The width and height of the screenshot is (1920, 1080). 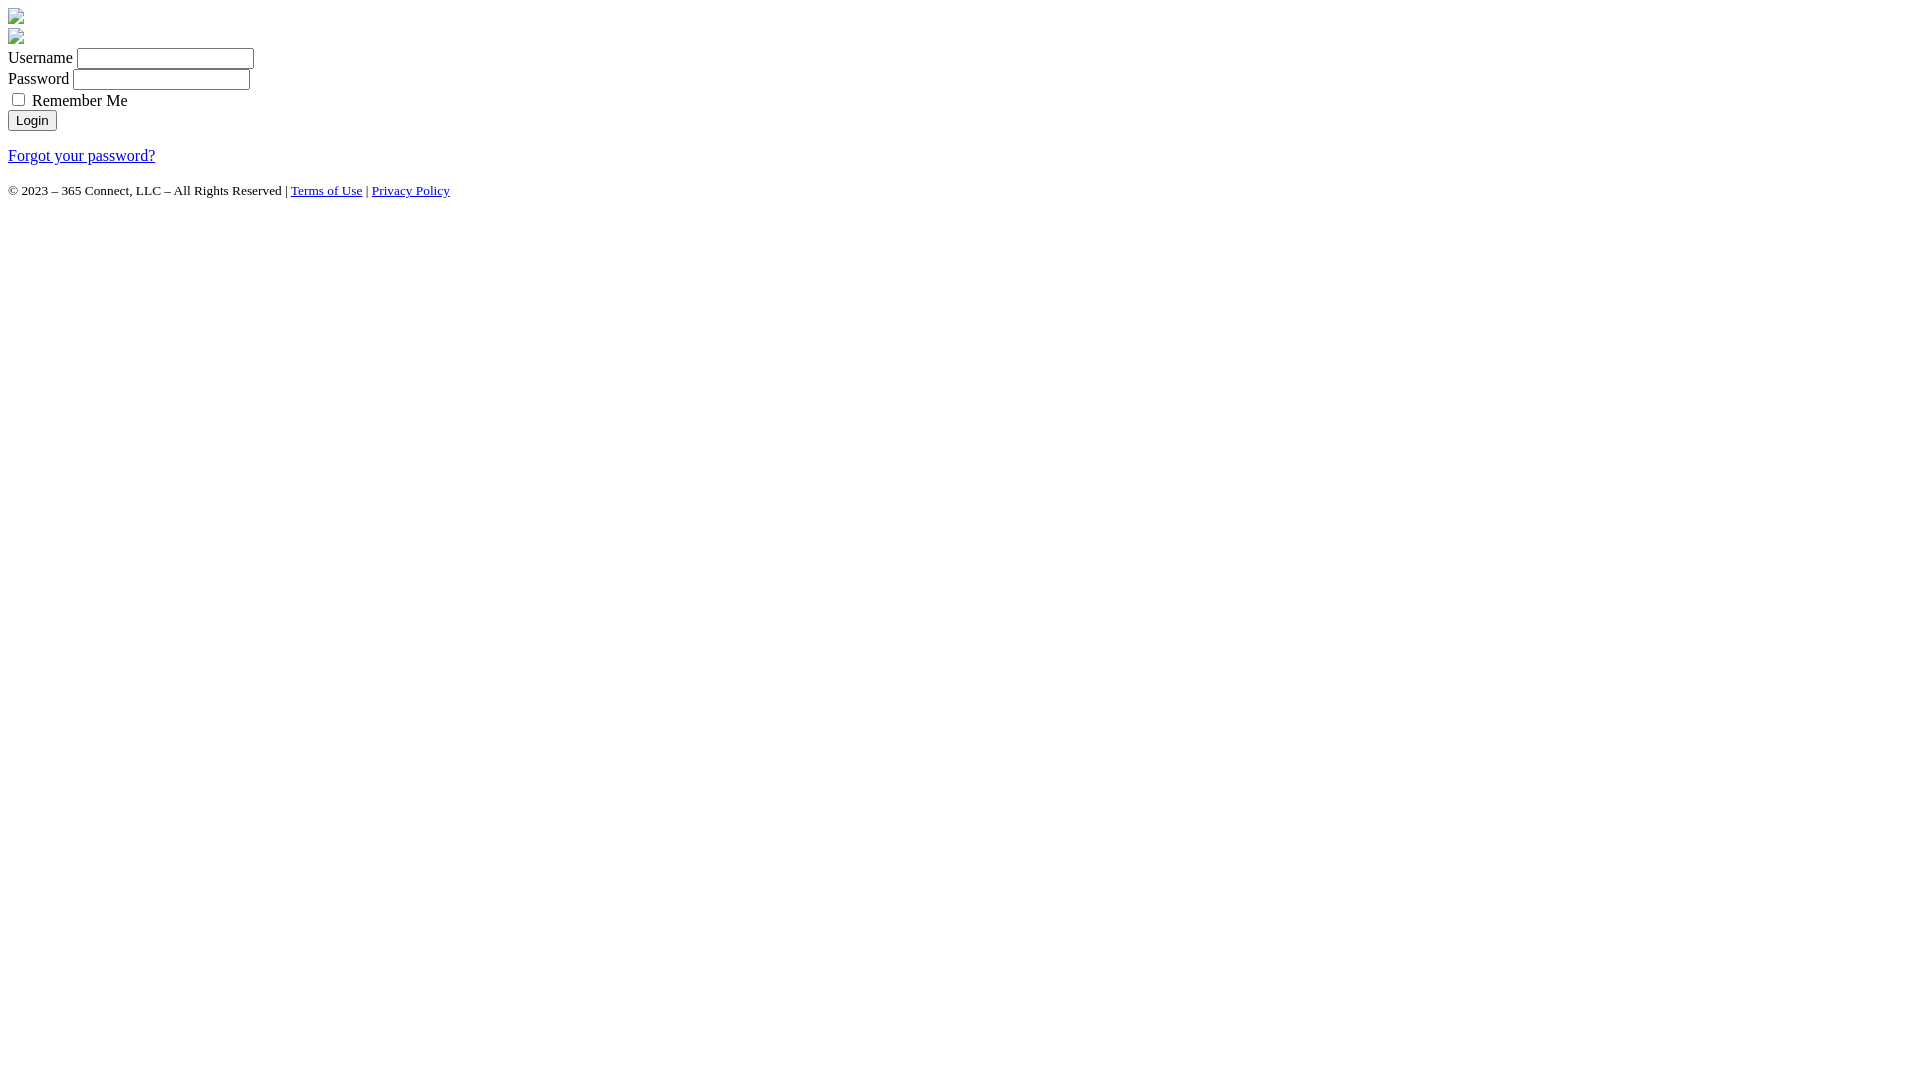 I want to click on 'Privacy Policy', so click(x=410, y=190).